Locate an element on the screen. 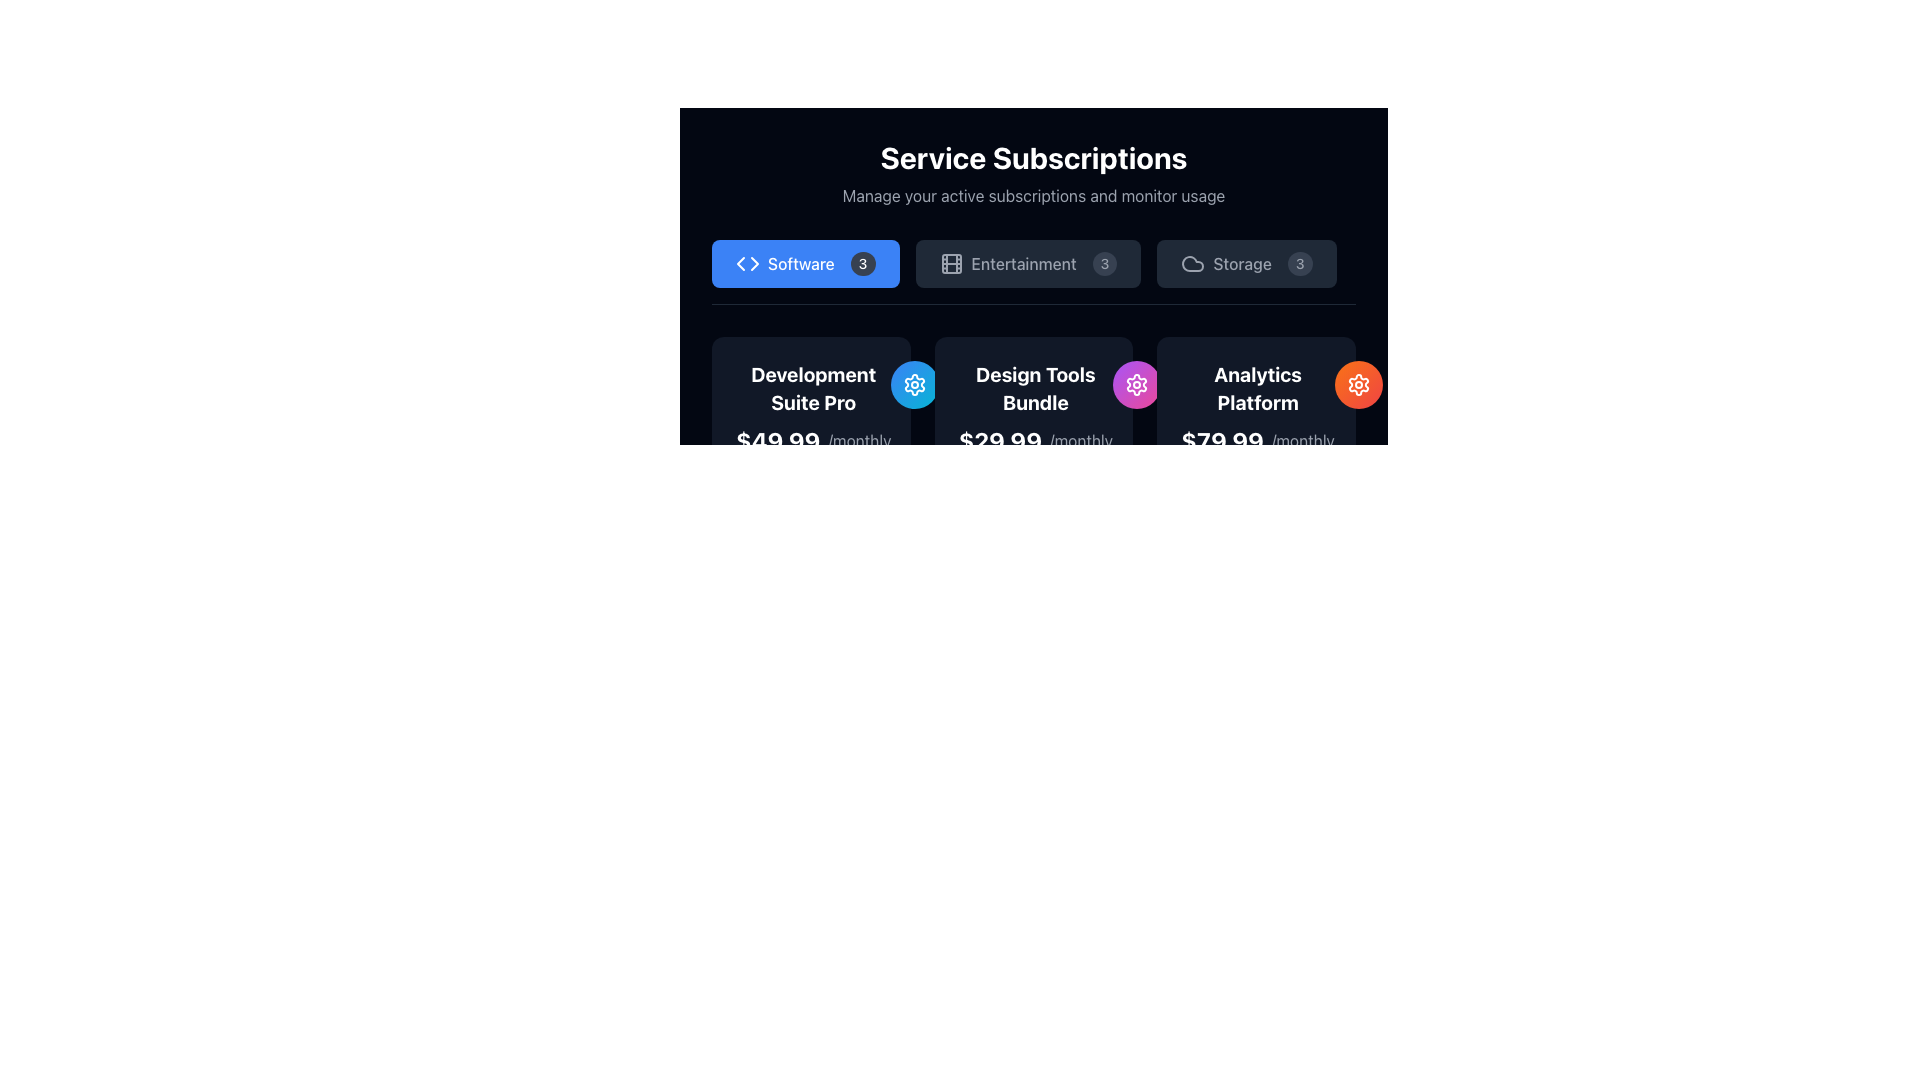  text information from the 'Design Tools Bundle' element, which is styled in bold, large white font with a price tag of '$29.99/monthly' below it, located in the center of the second subscription item is located at coordinates (1035, 407).